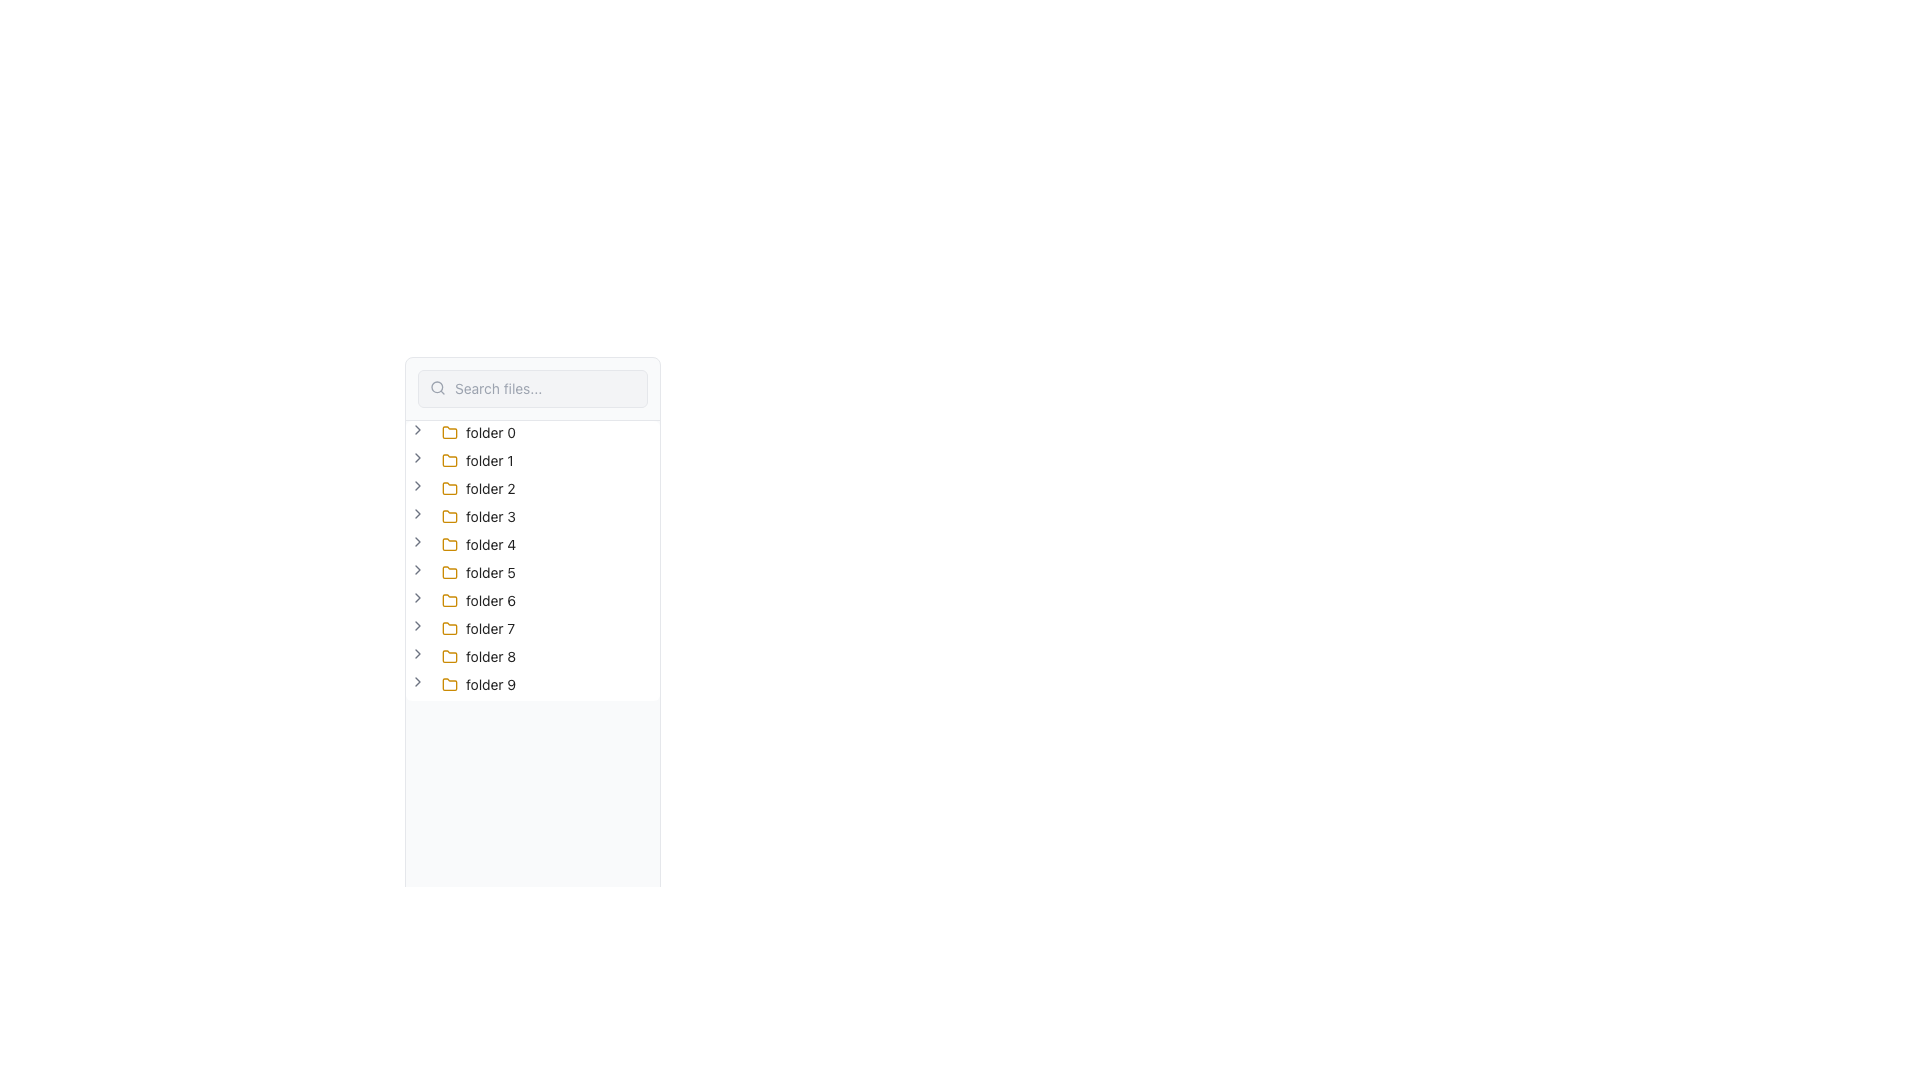  Describe the element at coordinates (490, 489) in the screenshot. I see `the text label for the folder named 'folder 2' located in the left panel's vertical list` at that location.